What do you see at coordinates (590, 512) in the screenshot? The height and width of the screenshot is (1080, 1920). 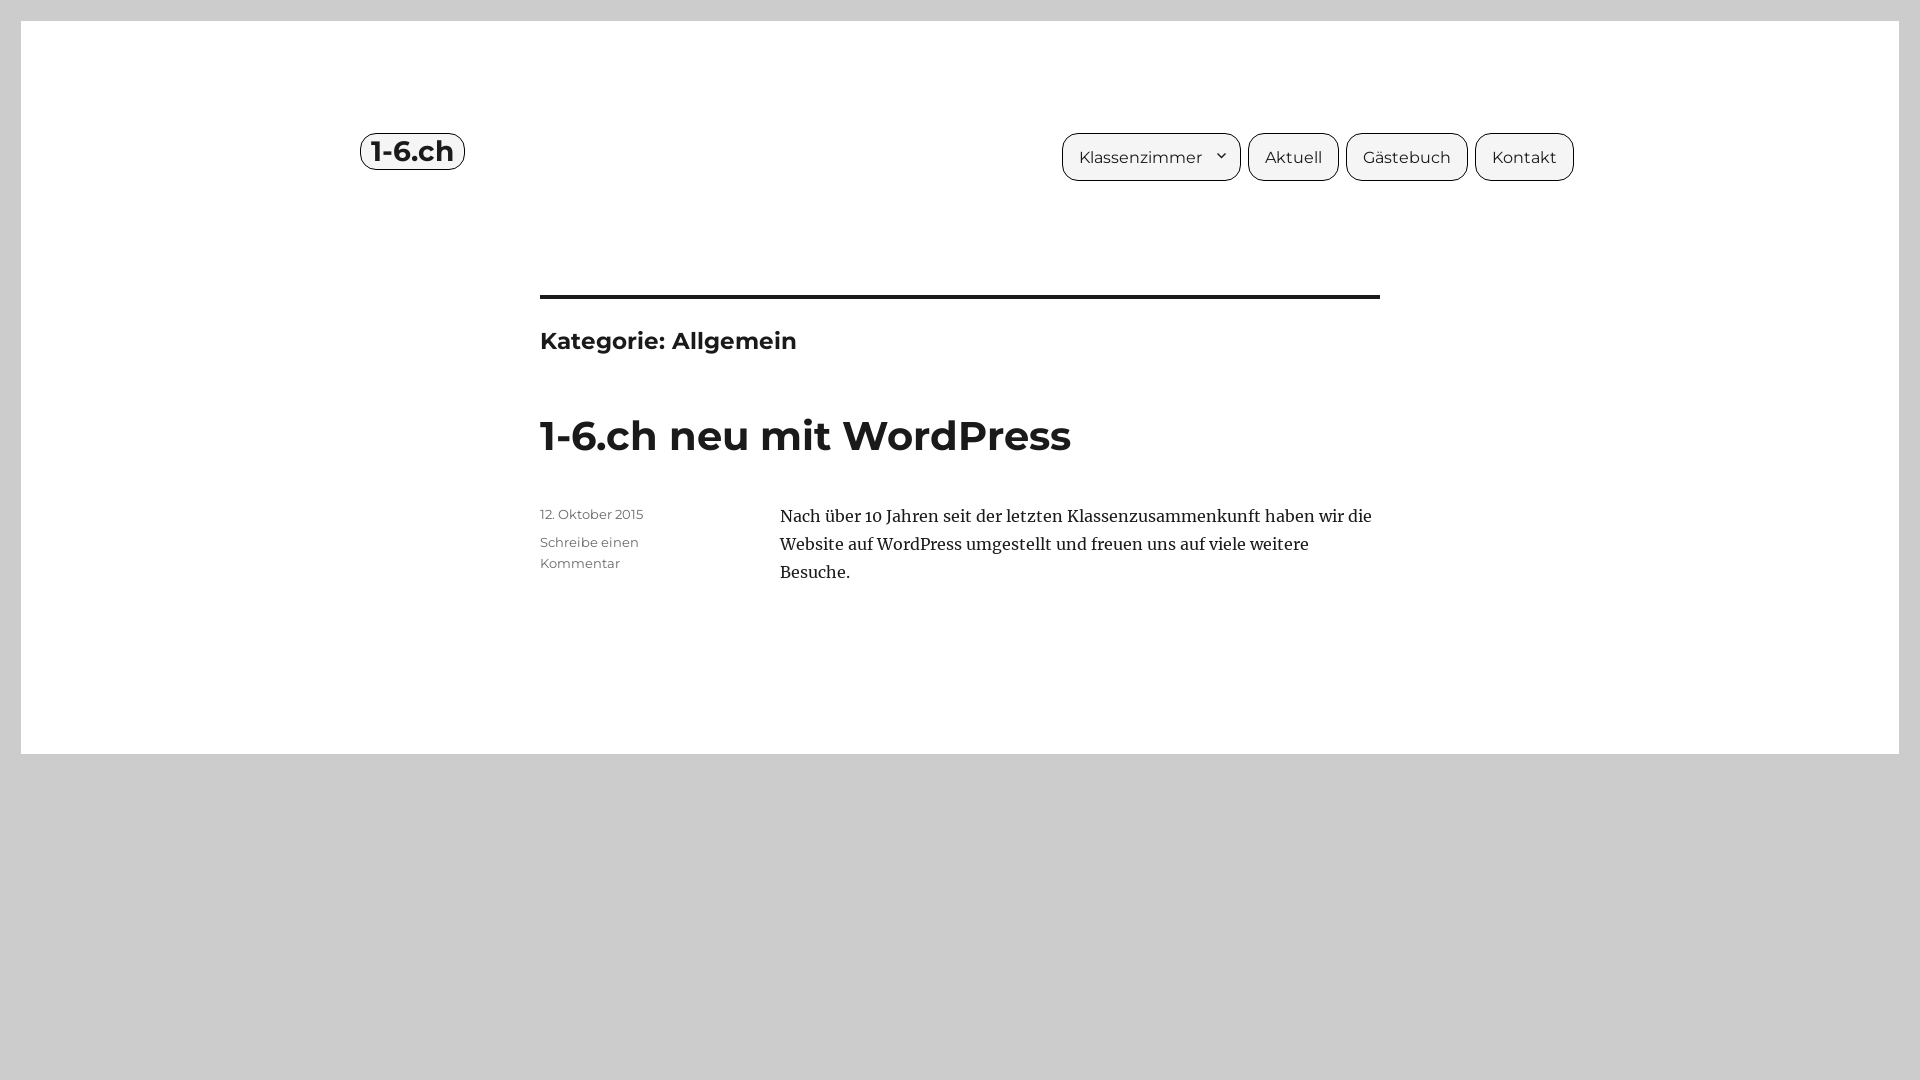 I see `'12. Oktober 2015'` at bounding box center [590, 512].